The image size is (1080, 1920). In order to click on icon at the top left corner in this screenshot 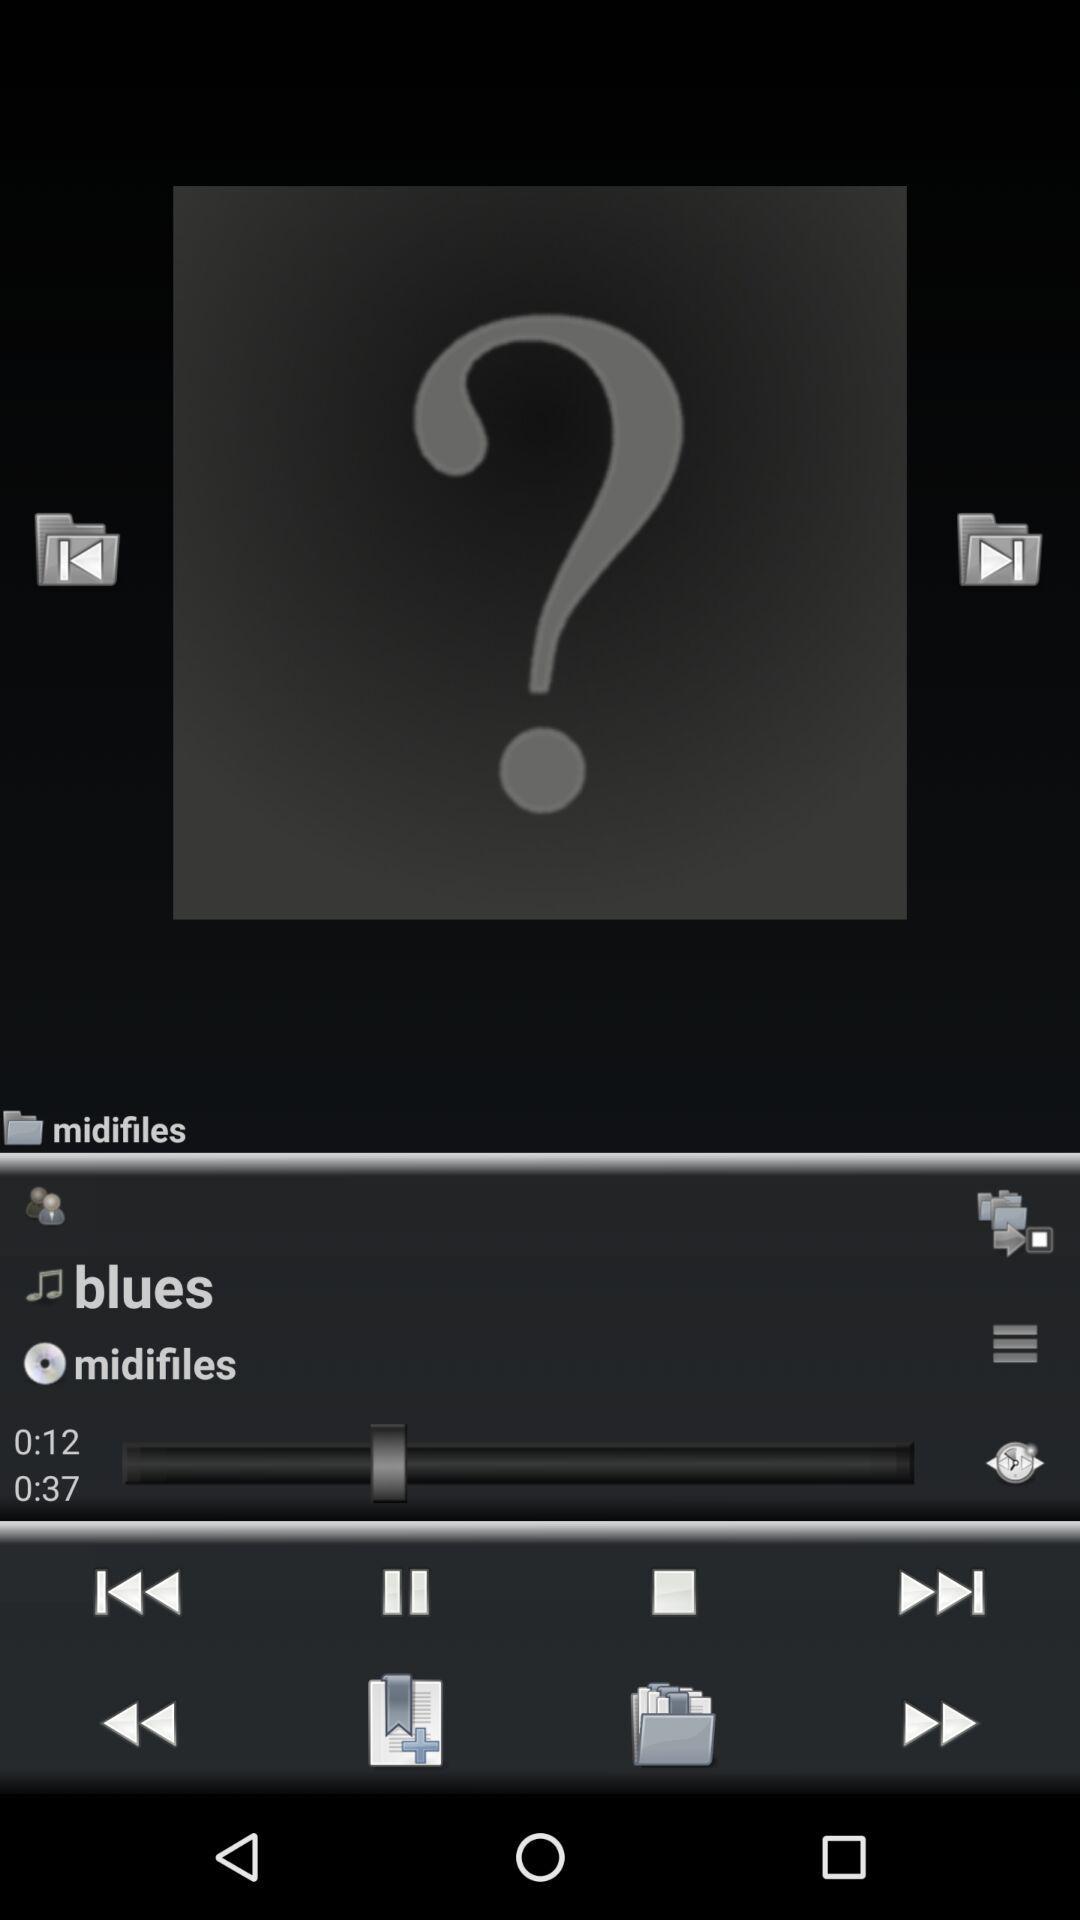, I will do `click(77, 552)`.